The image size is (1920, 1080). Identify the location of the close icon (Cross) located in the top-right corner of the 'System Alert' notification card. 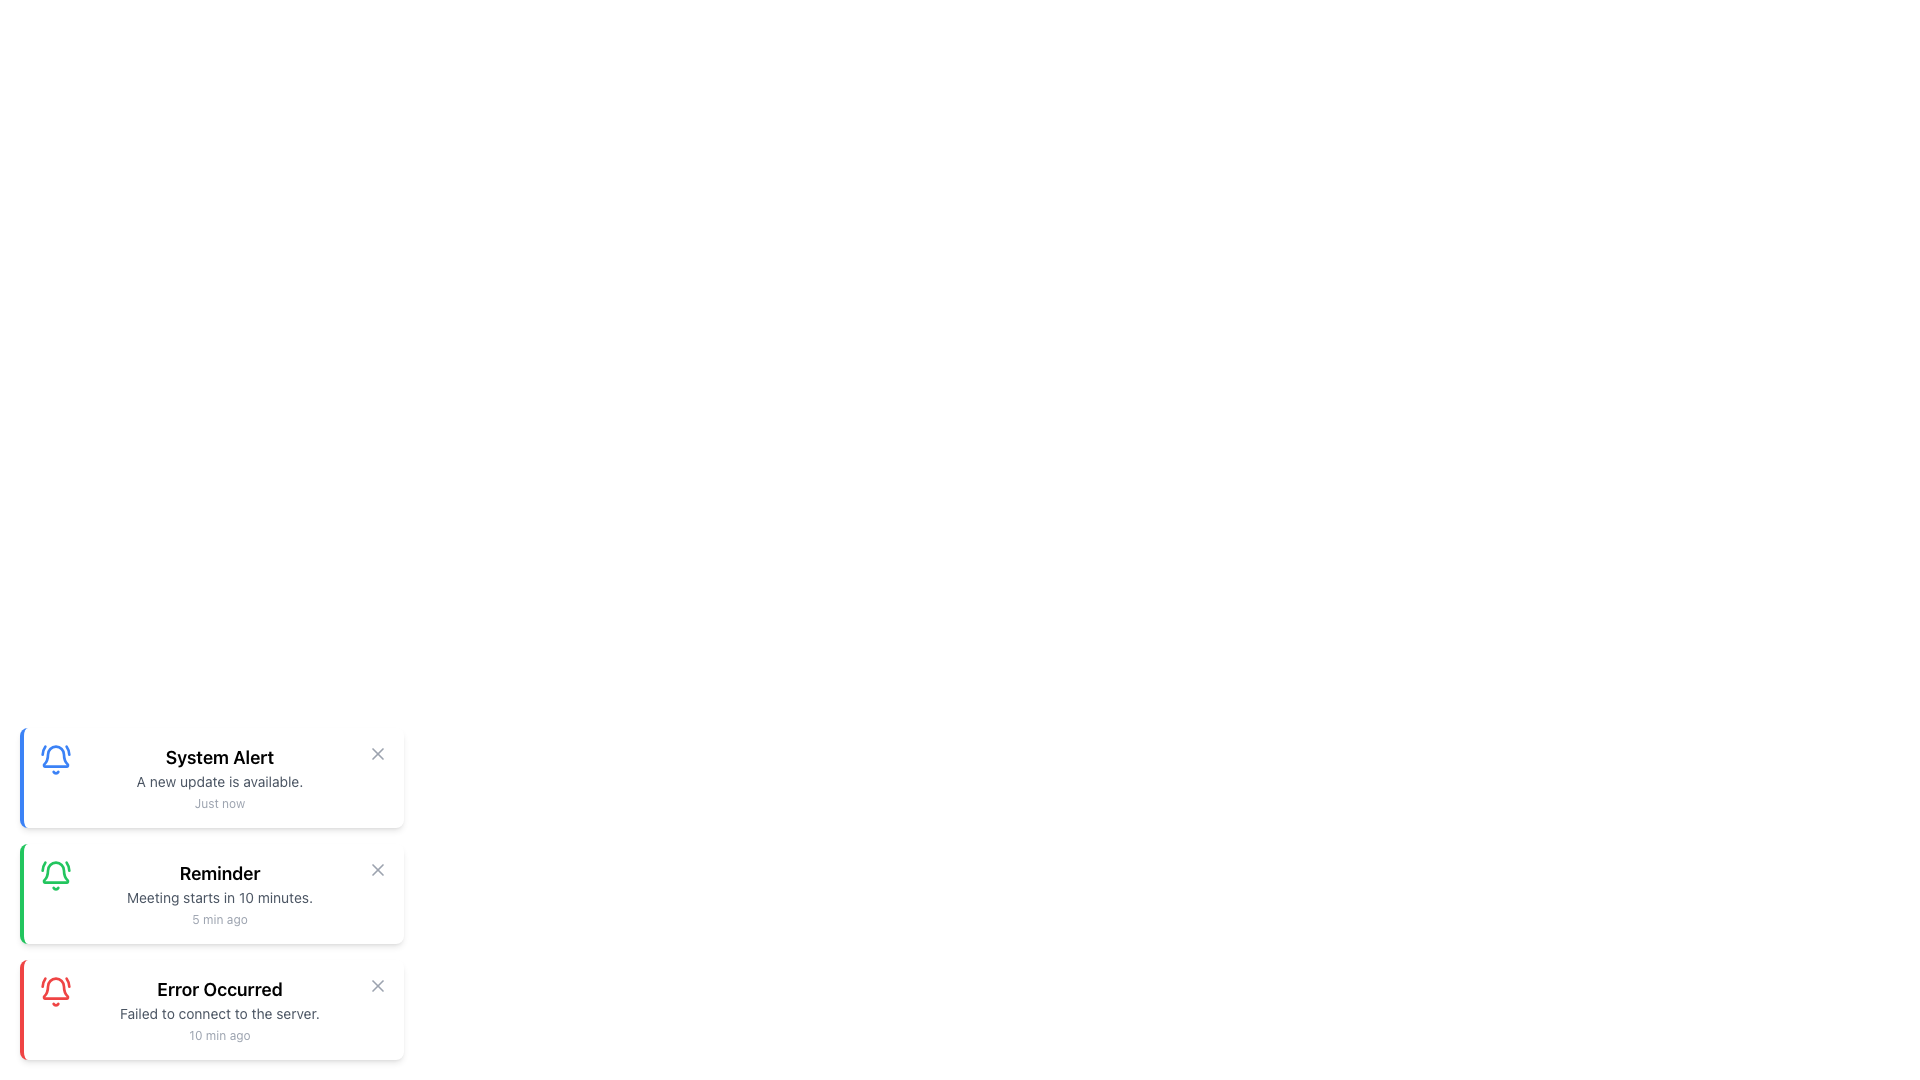
(378, 753).